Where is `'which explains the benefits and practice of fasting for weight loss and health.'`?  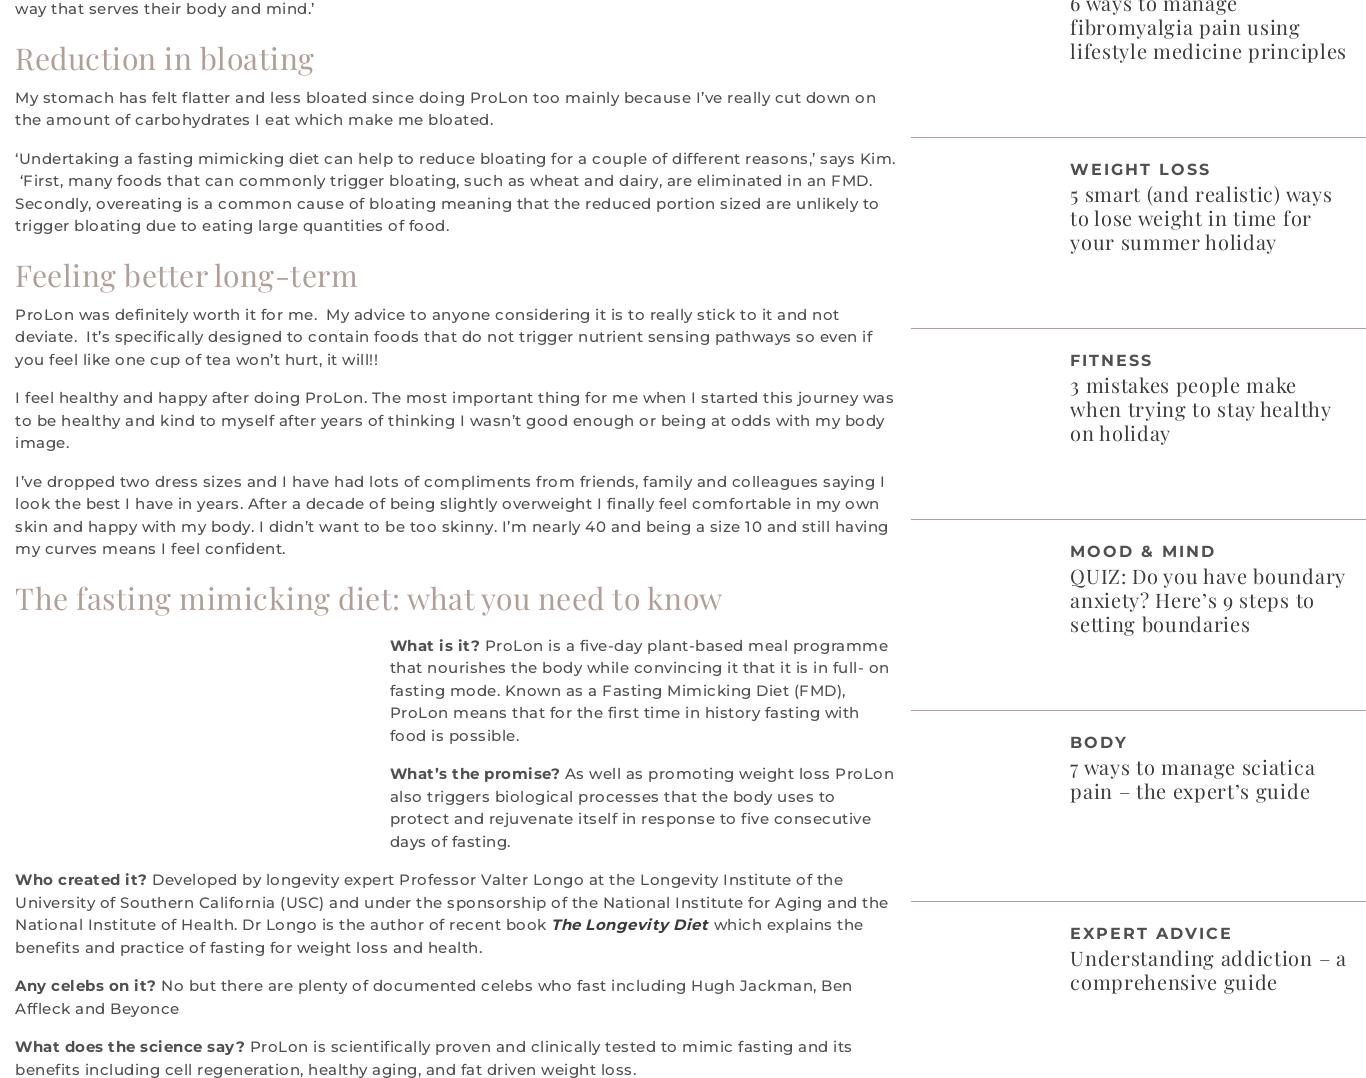
'which explains the benefits and practice of fasting for weight loss and health.' is located at coordinates (438, 934).